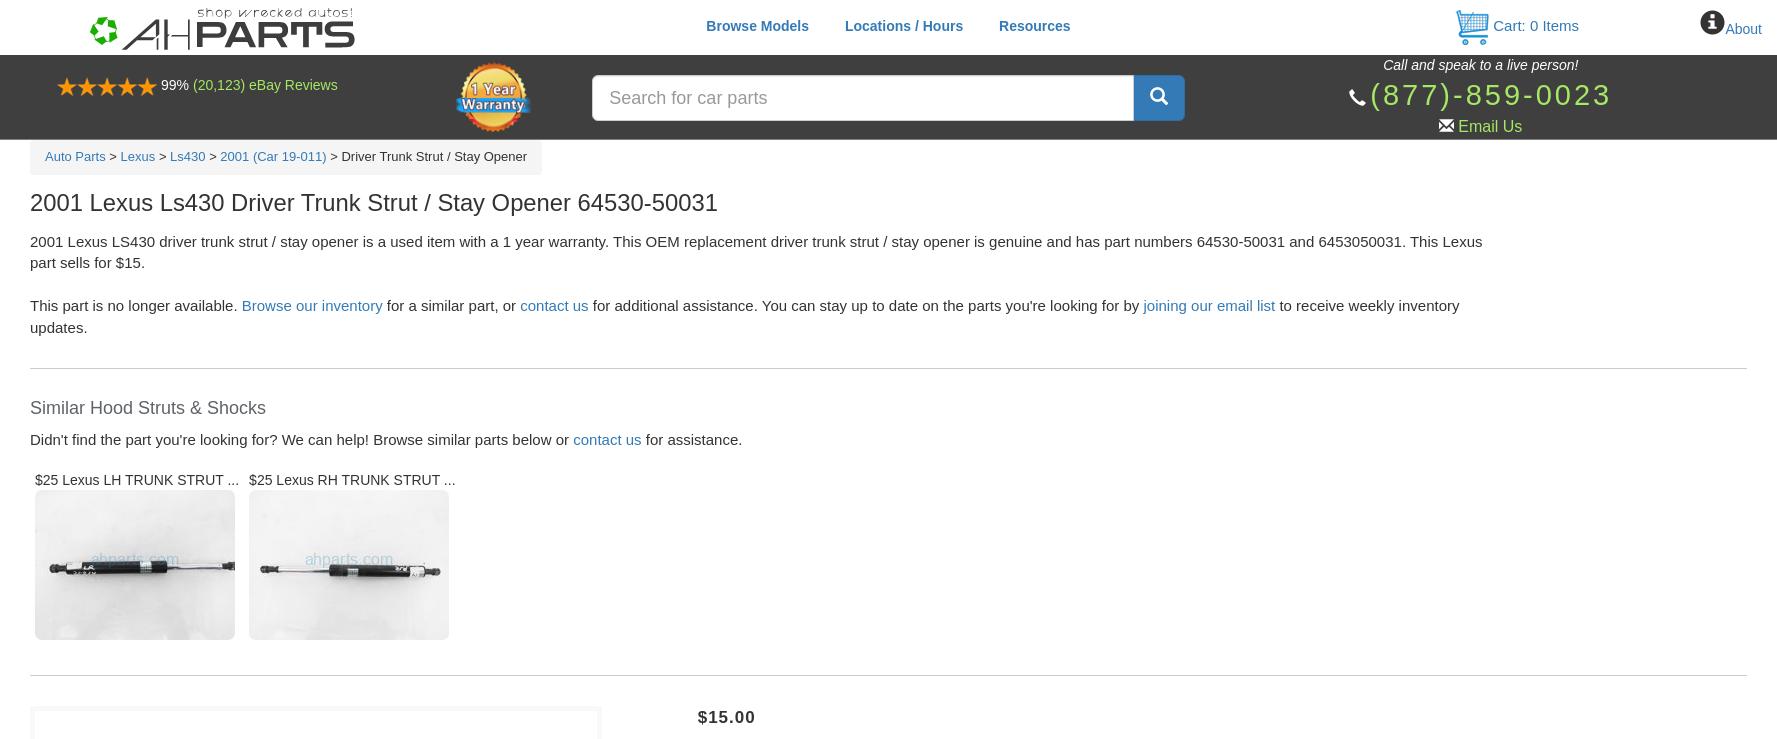 The image size is (1777, 739). What do you see at coordinates (136, 478) in the screenshot?
I see `'$25 Lexus LH TRUNK STRUT ...'` at bounding box center [136, 478].